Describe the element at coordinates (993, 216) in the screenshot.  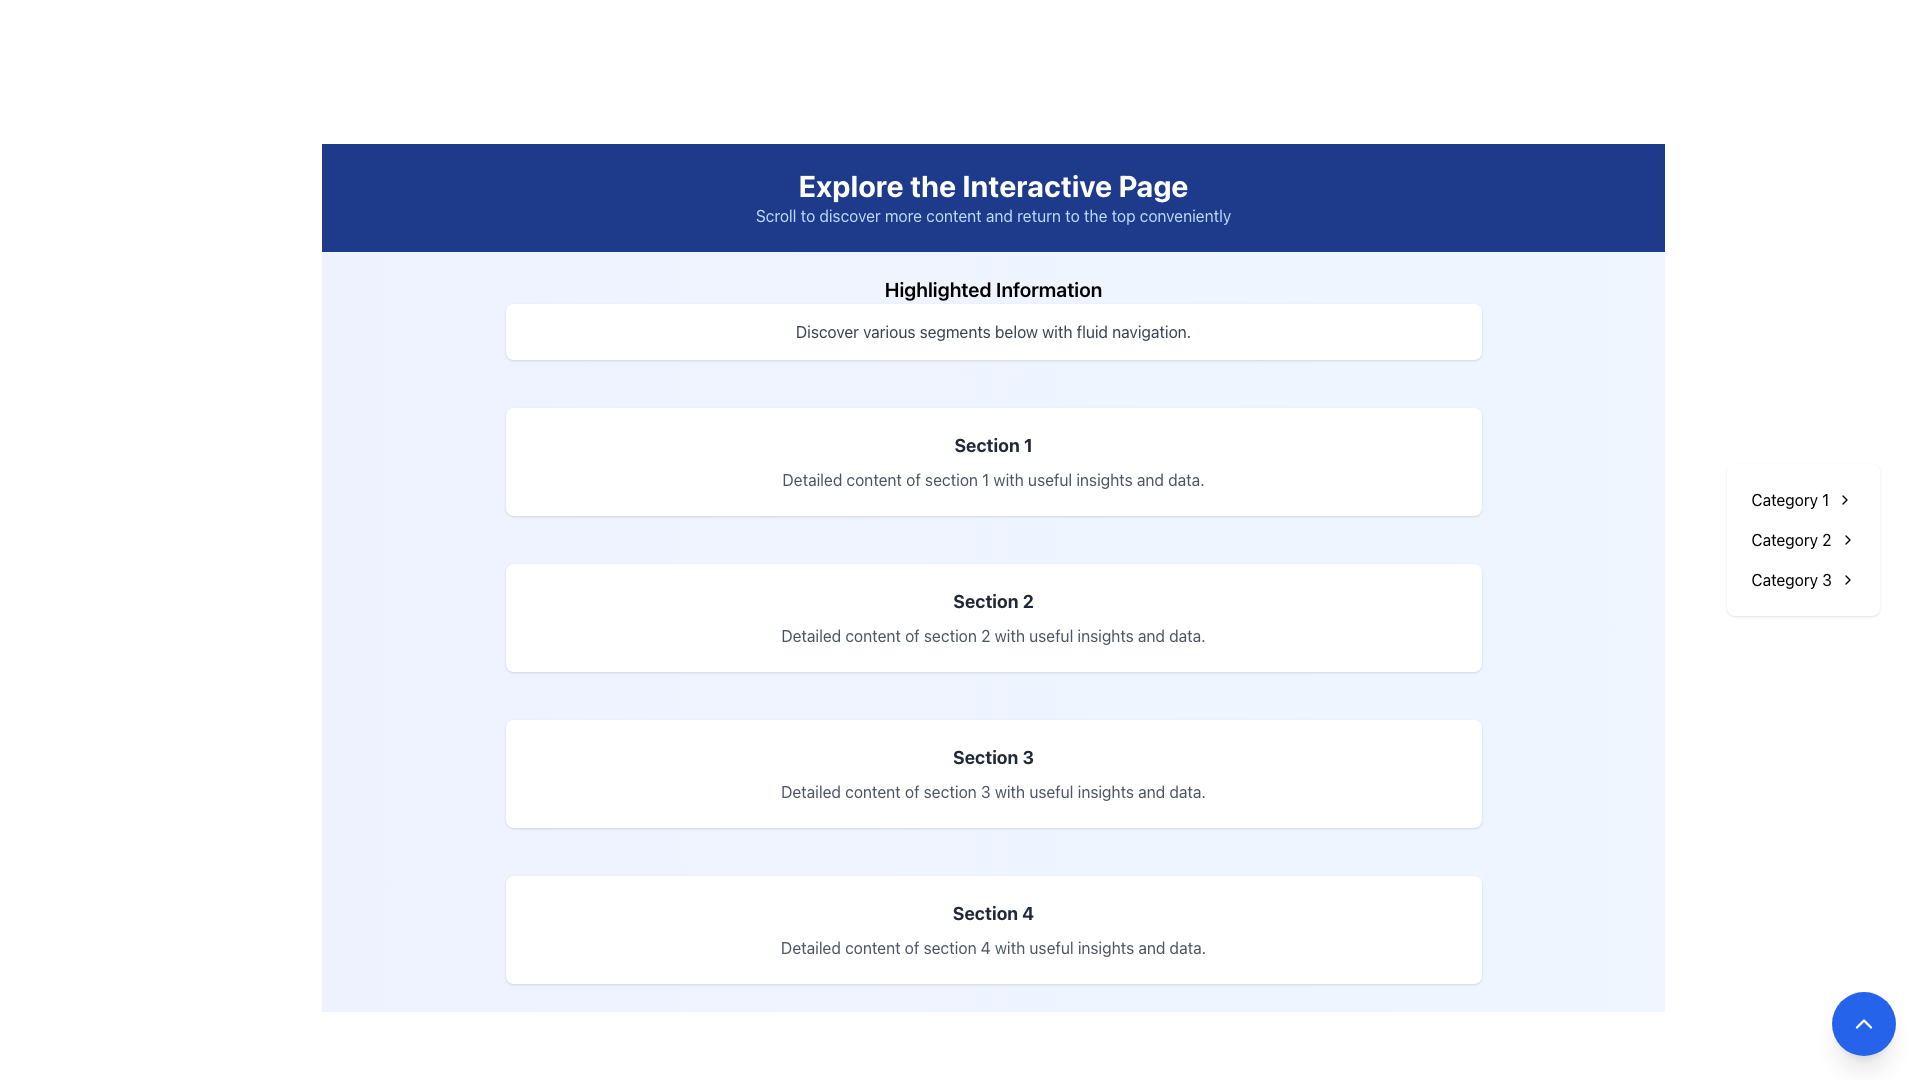
I see `informational text label located below the heading 'Explore the Interactive Page' in the banner at the top of the interface` at that location.